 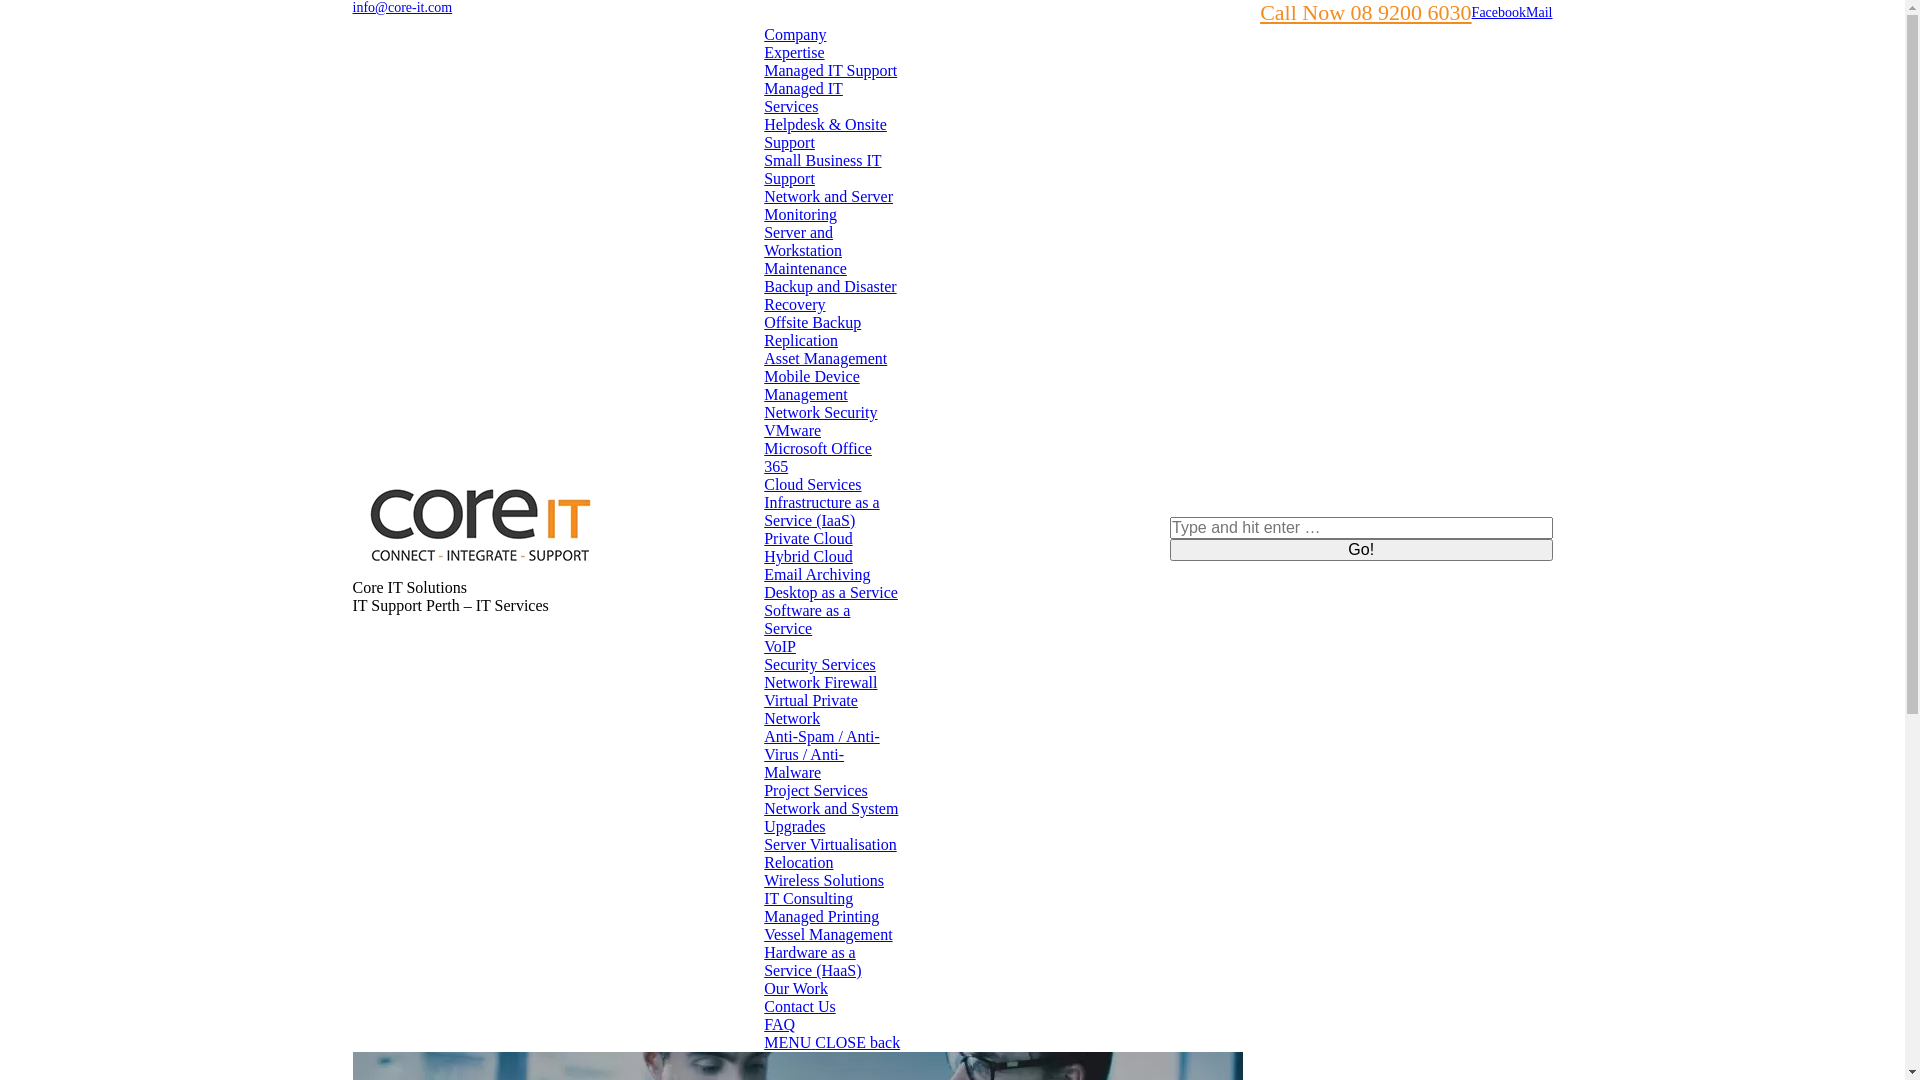 I want to click on 'Managed Printing', so click(x=821, y=916).